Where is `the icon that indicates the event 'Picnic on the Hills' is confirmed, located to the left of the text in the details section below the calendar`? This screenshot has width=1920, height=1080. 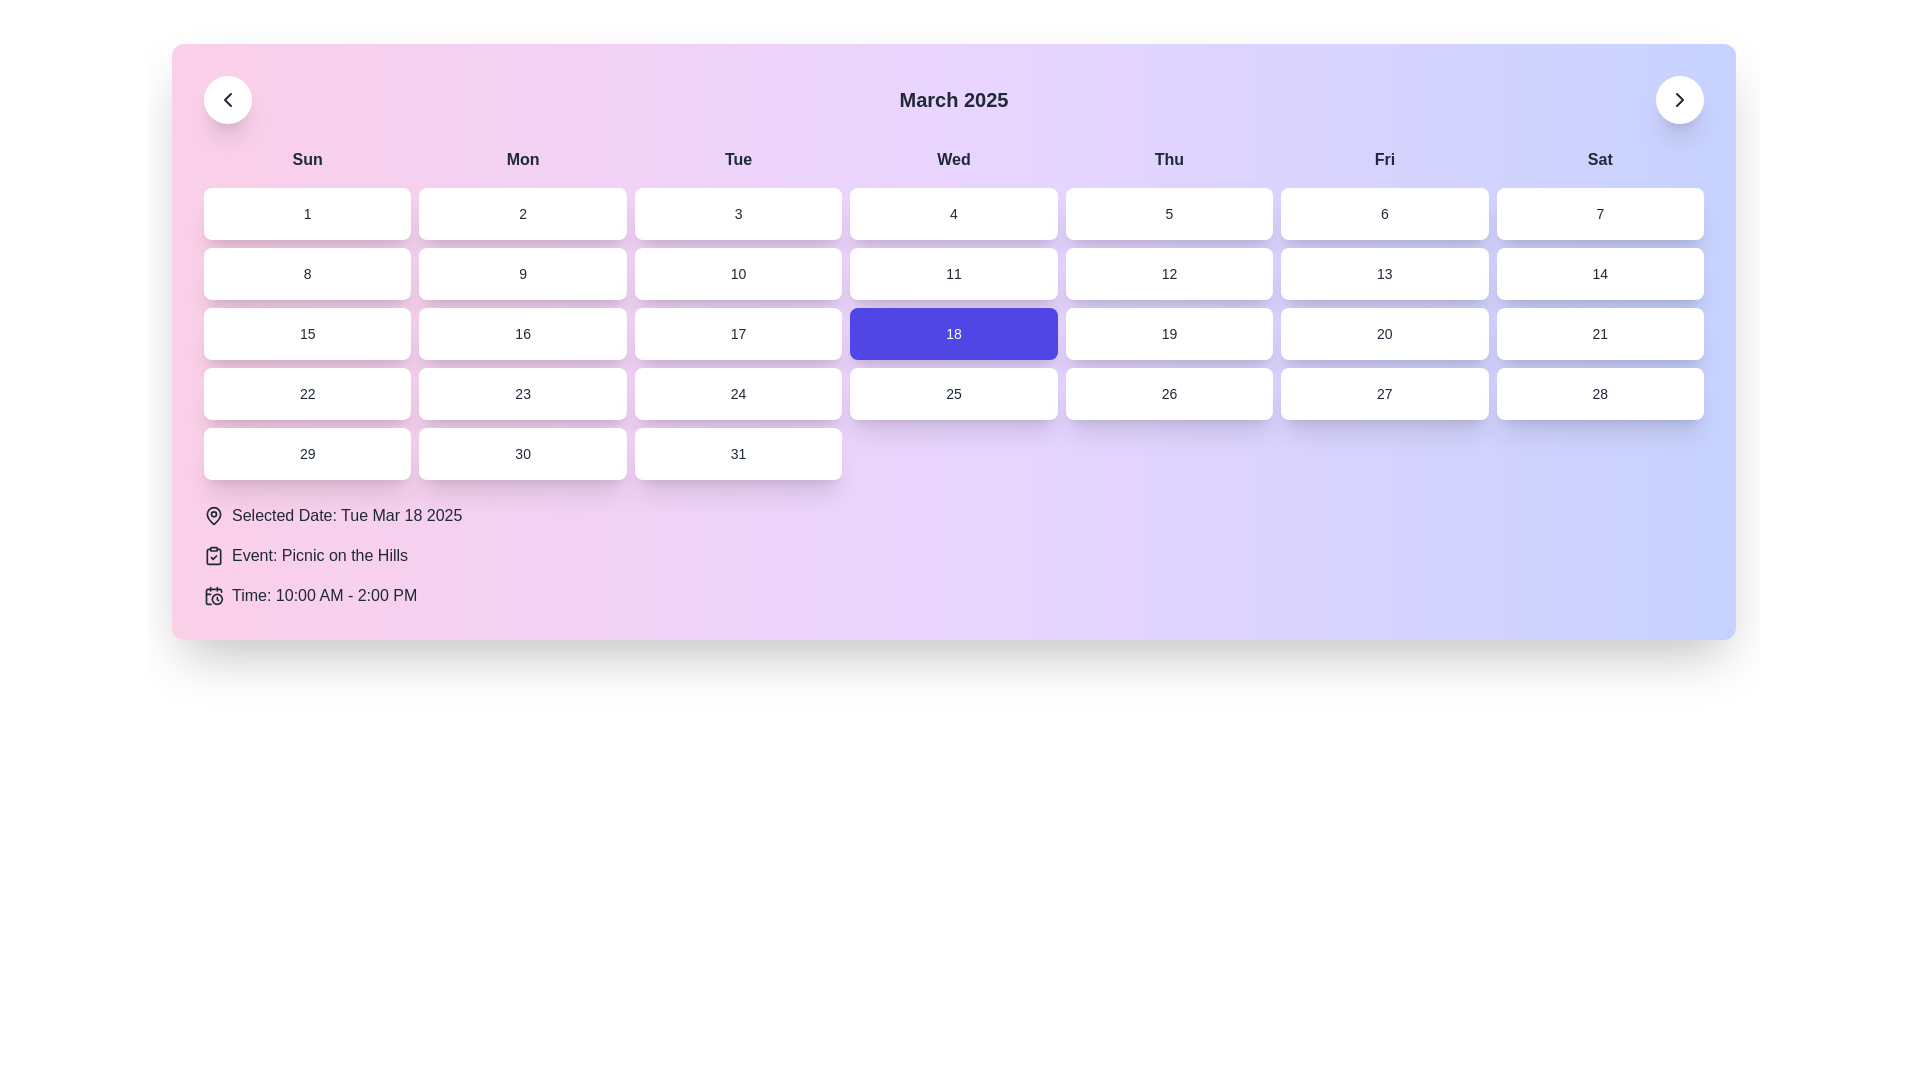 the icon that indicates the event 'Picnic on the Hills' is confirmed, located to the left of the text in the details section below the calendar is located at coordinates (214, 555).